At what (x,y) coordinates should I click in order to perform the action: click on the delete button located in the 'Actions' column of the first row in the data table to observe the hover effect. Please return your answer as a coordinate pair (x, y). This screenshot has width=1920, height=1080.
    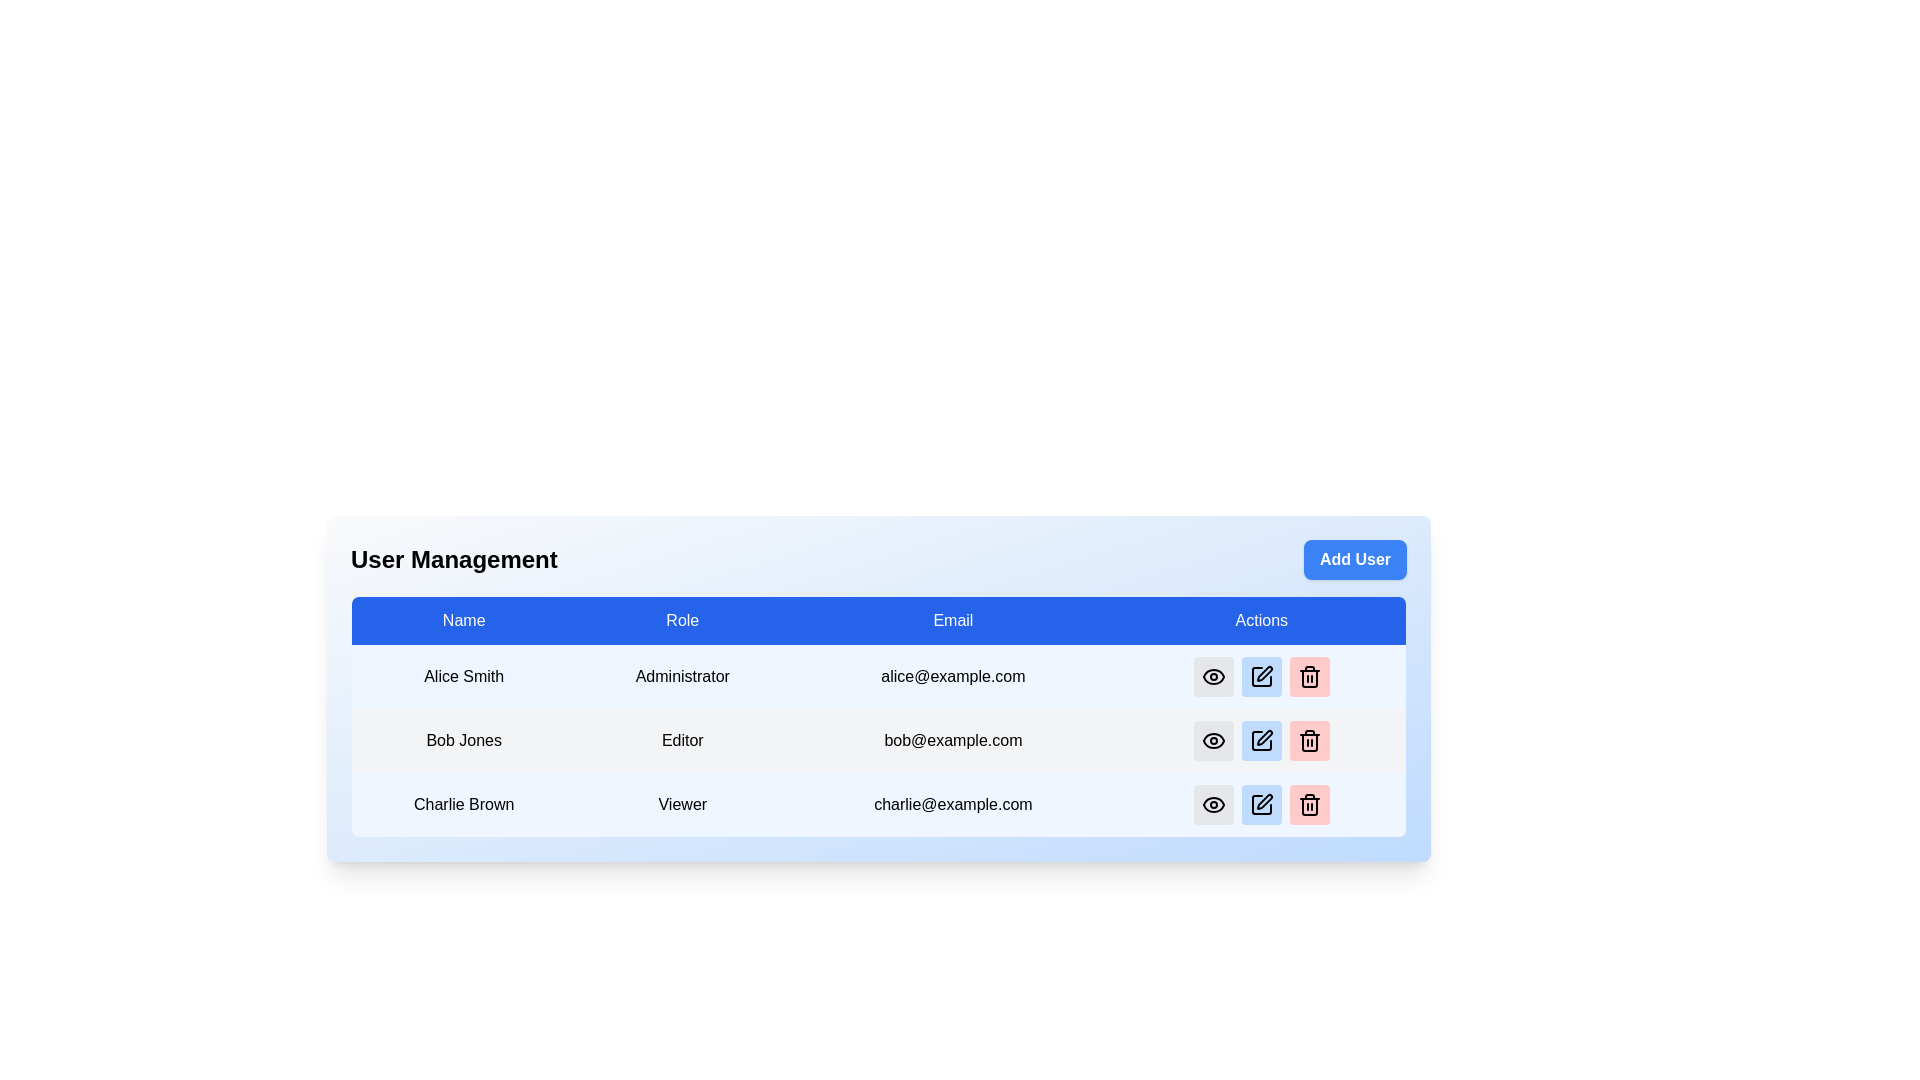
    Looking at the image, I should click on (1309, 676).